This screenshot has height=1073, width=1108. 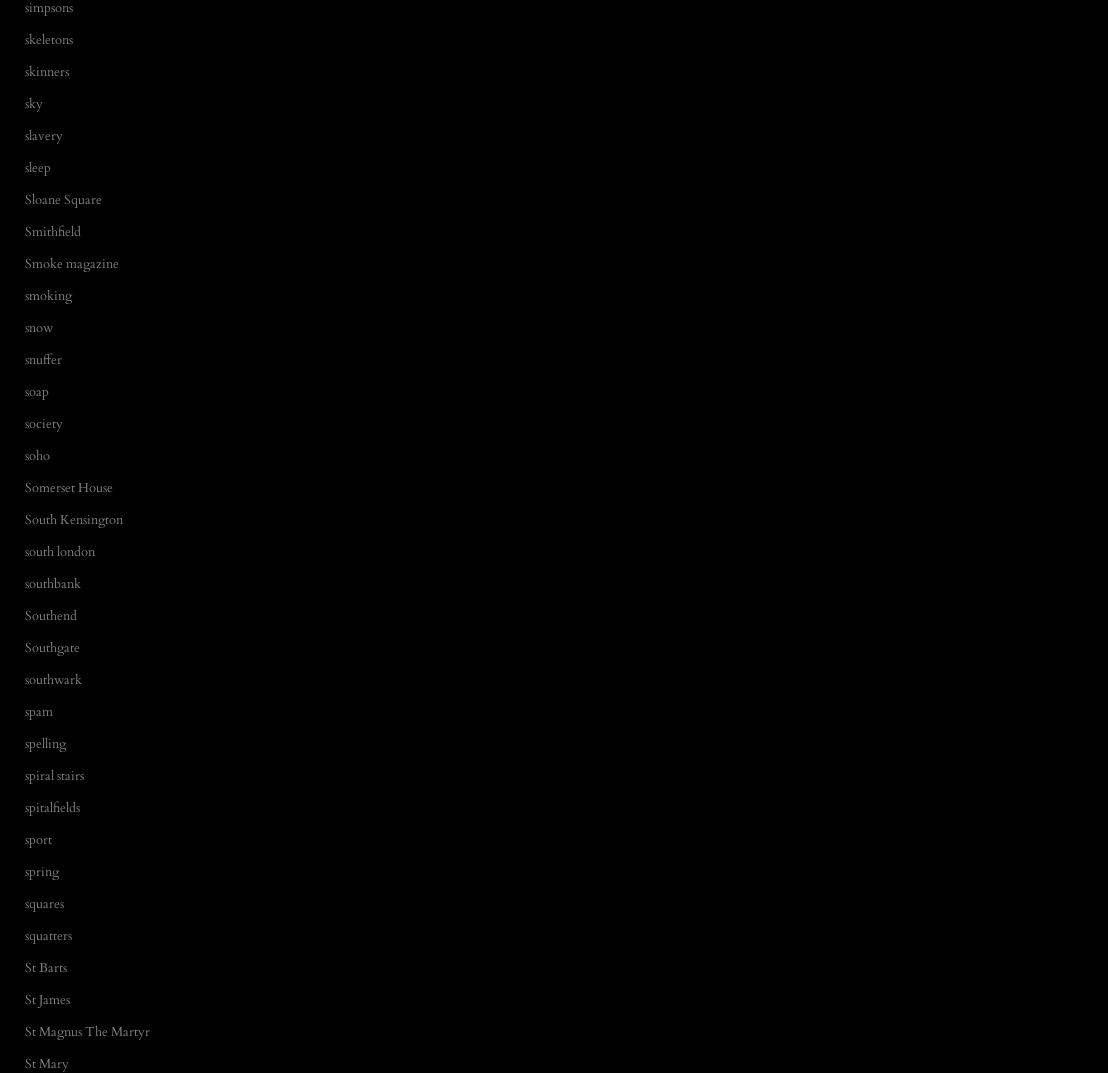 What do you see at coordinates (47, 37) in the screenshot?
I see `'skeletons'` at bounding box center [47, 37].